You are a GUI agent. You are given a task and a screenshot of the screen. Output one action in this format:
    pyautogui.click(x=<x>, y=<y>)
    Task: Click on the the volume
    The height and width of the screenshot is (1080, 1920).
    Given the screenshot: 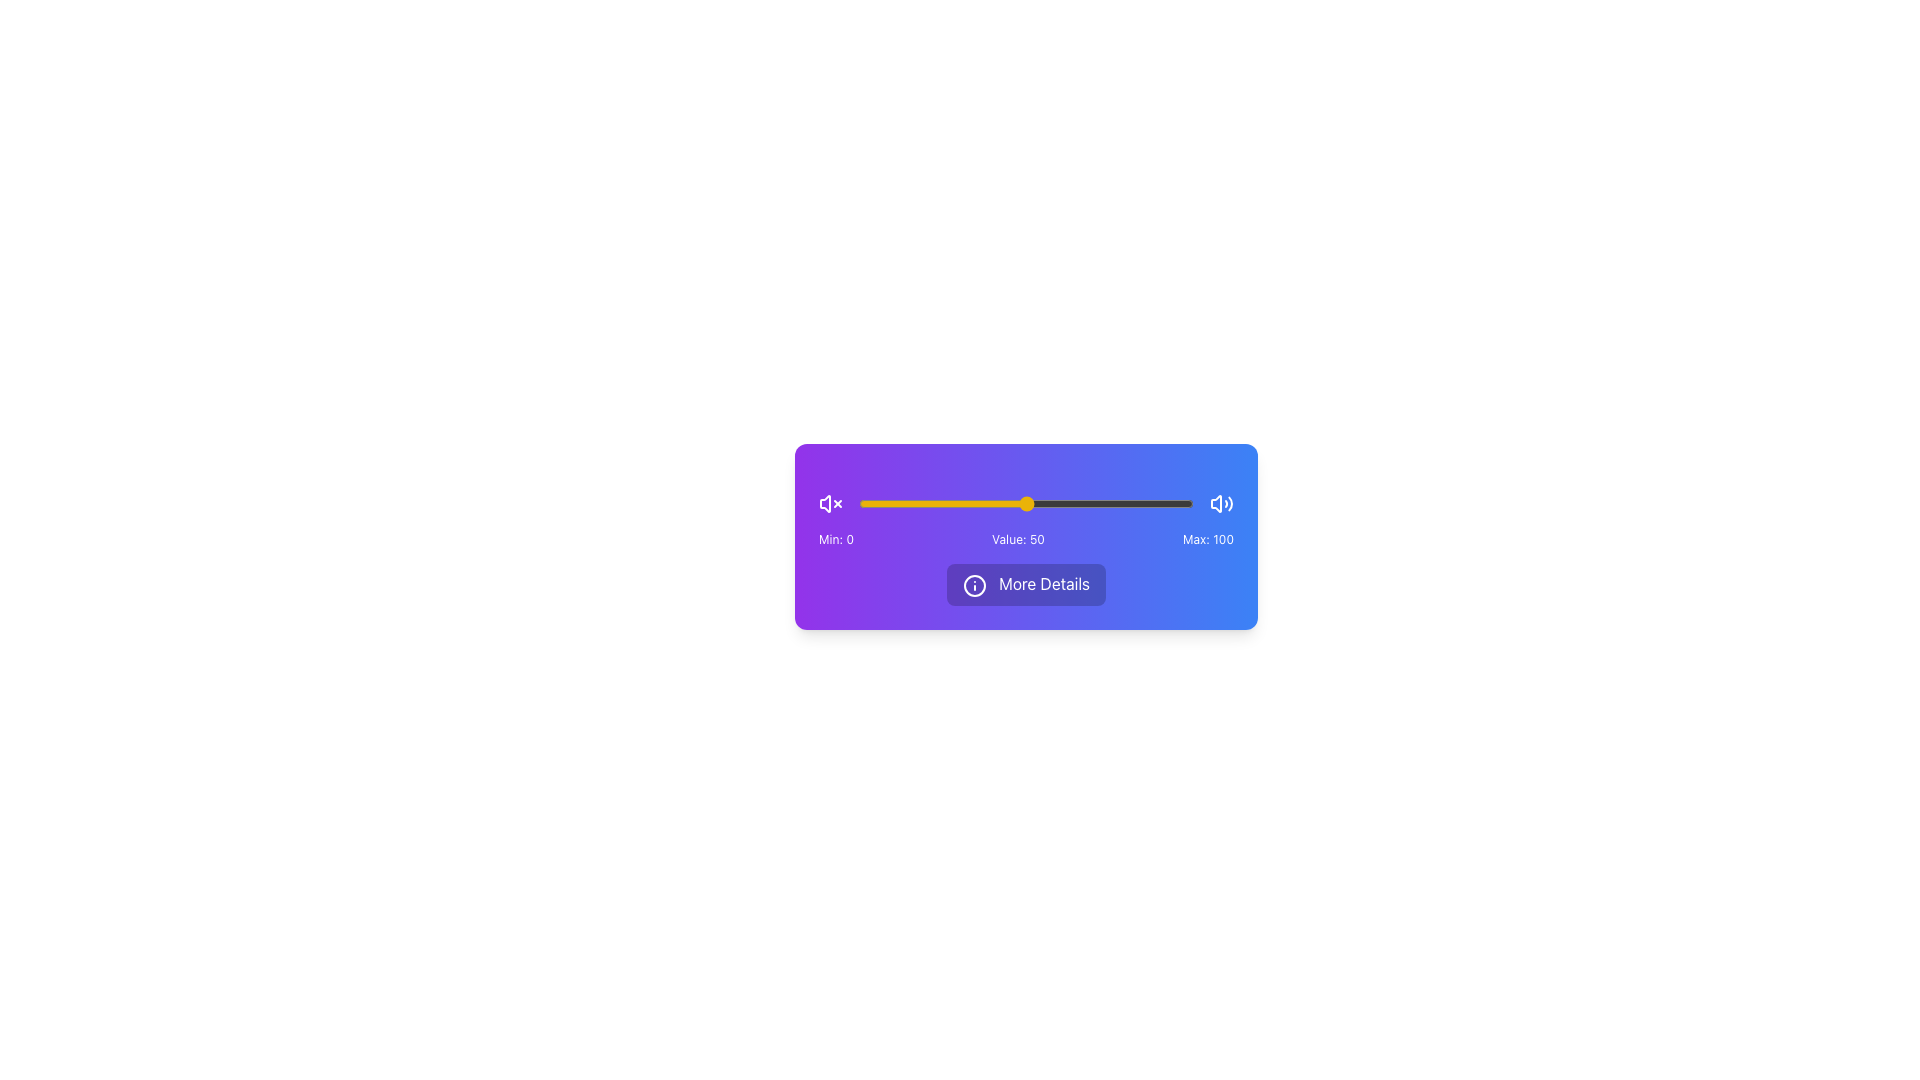 What is the action you would take?
    pyautogui.click(x=1130, y=503)
    